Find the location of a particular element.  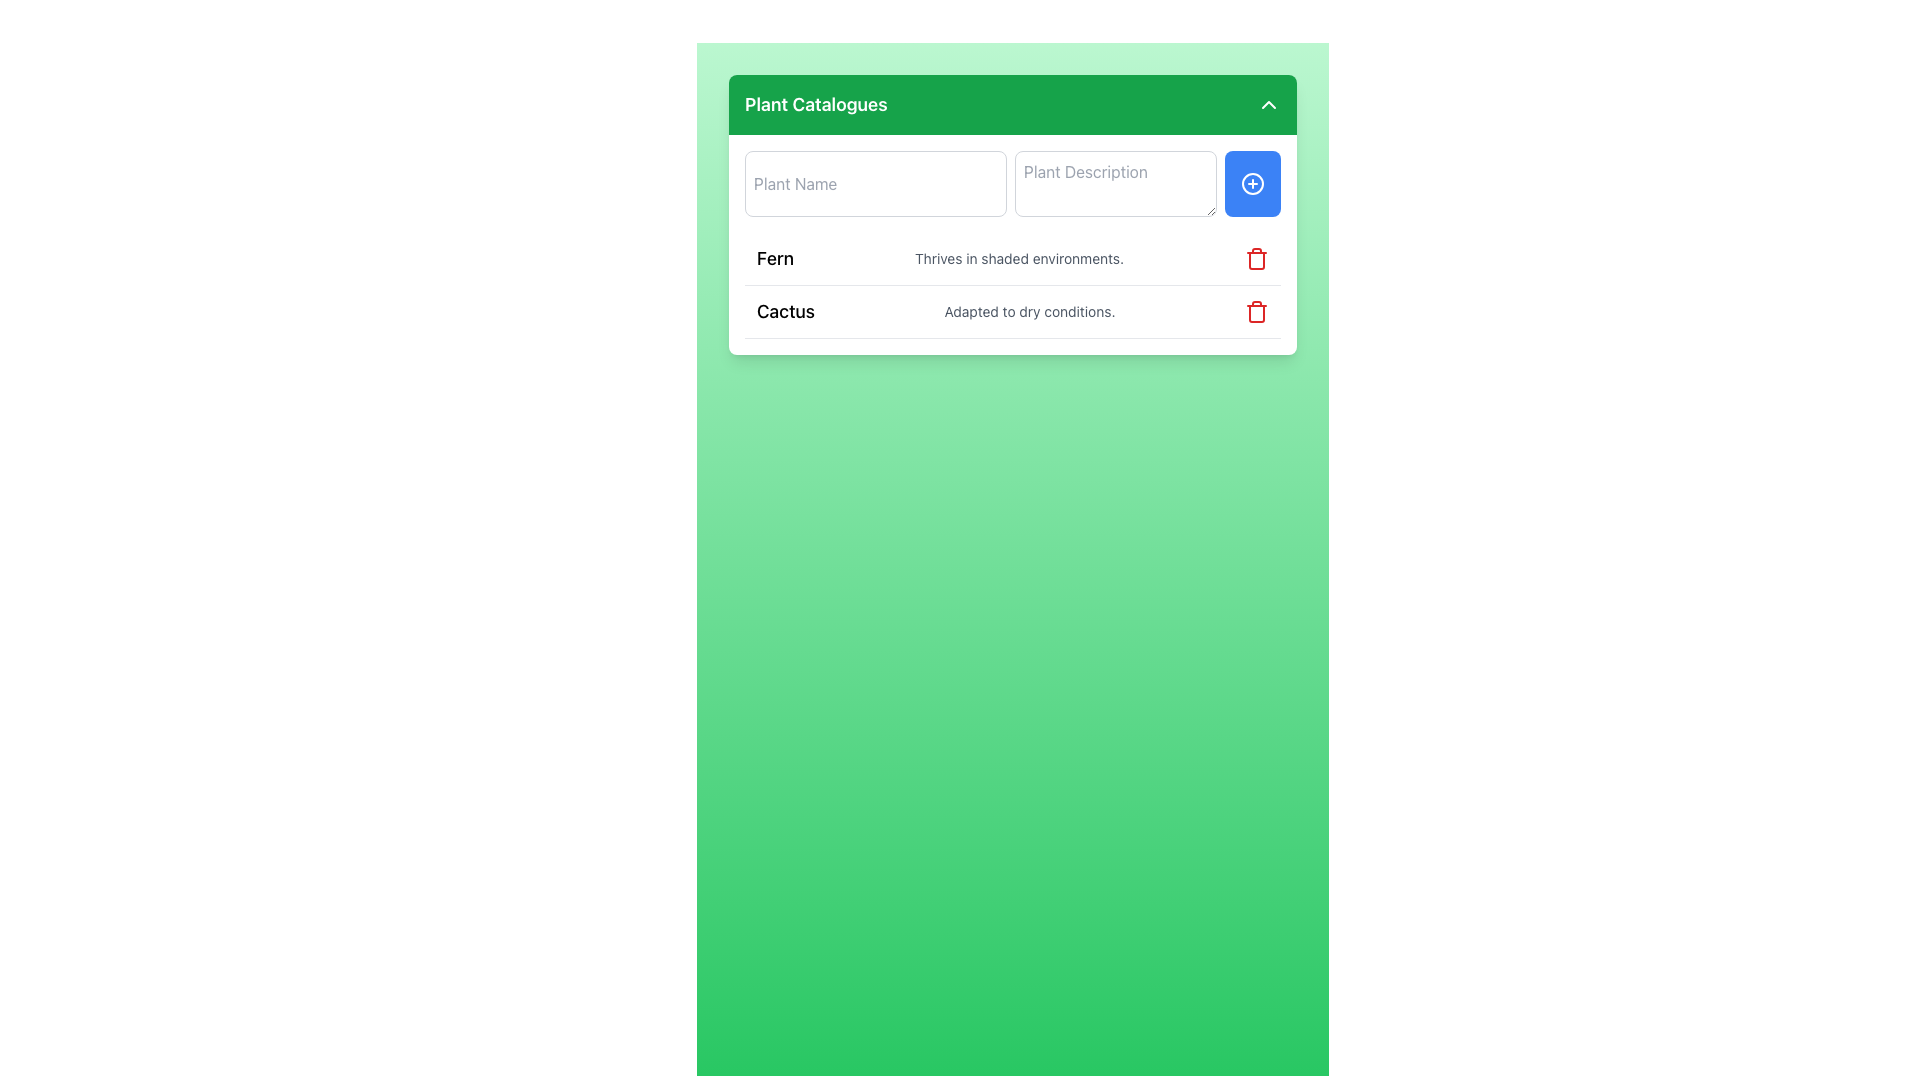

the static text element that displays 'Fern', which is styled in bold and is the first item in a row of plant descriptions is located at coordinates (774, 257).